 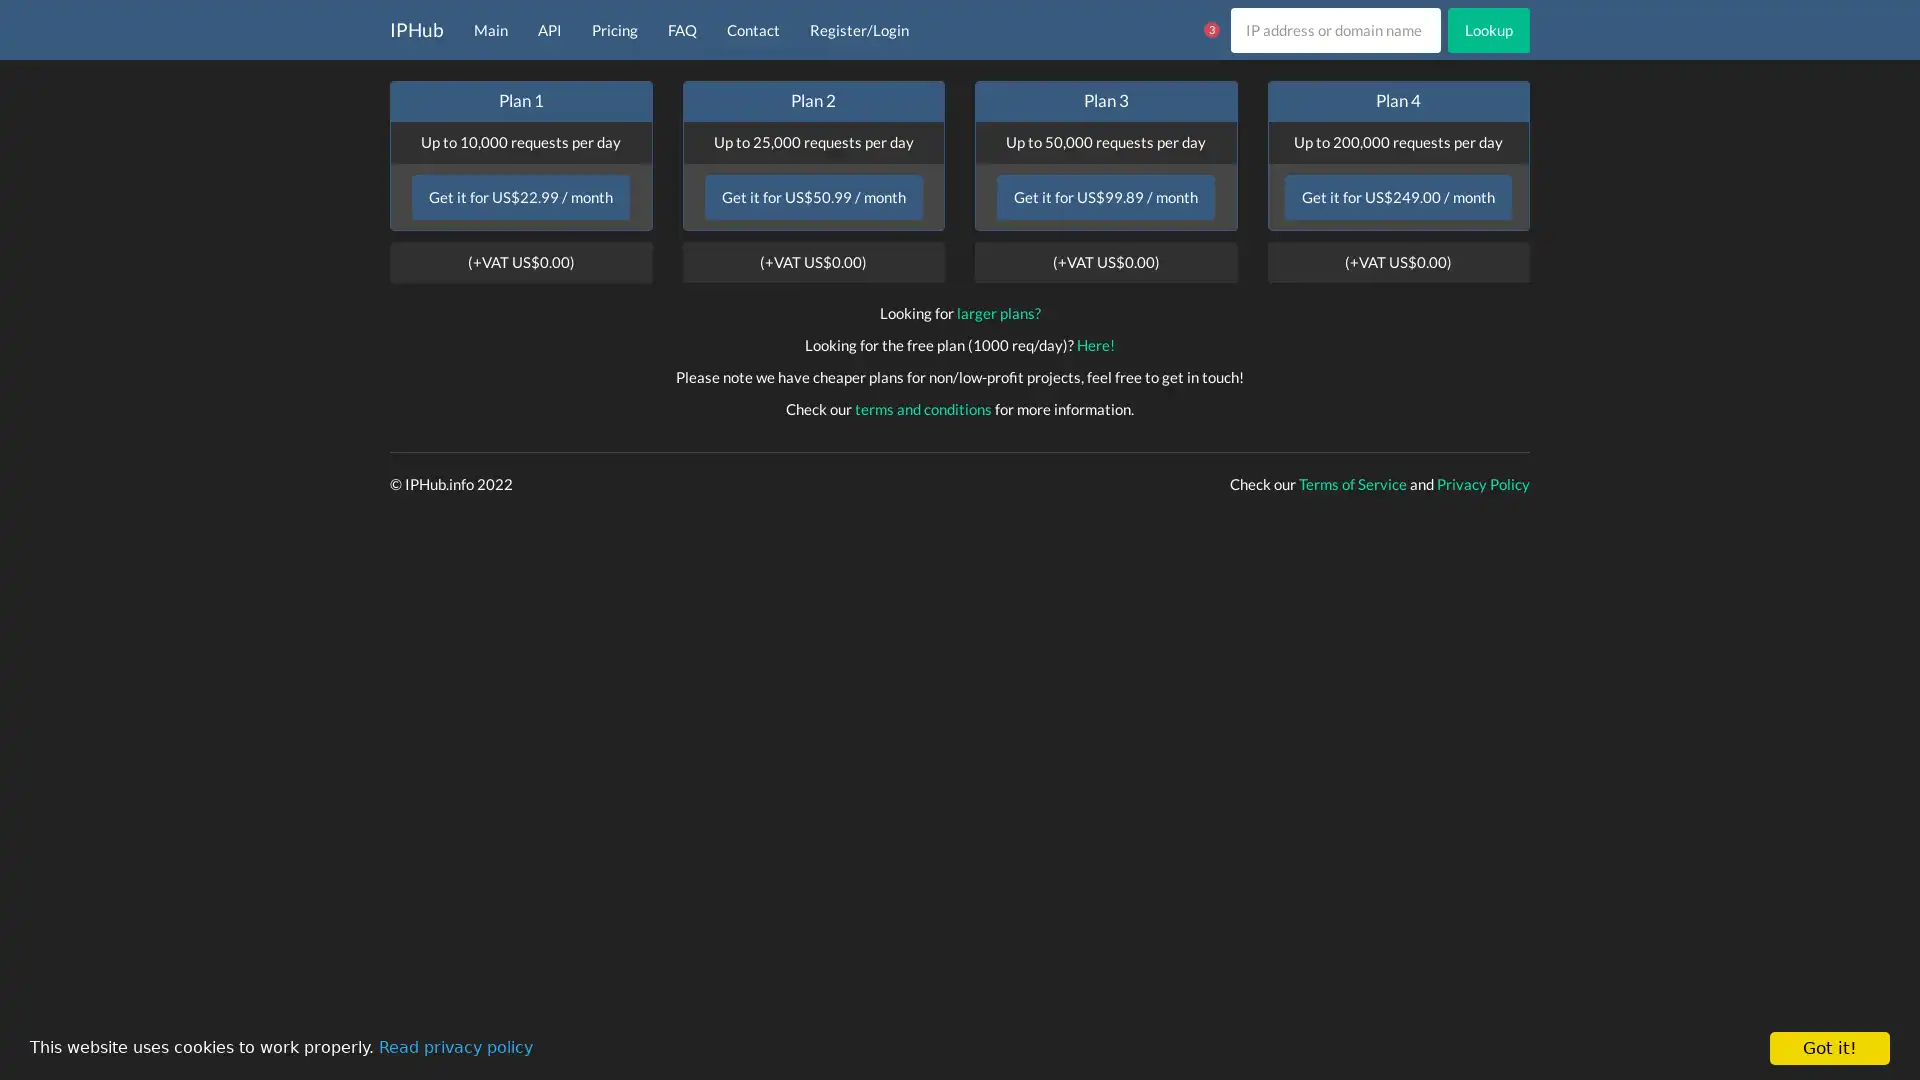 I want to click on Lookup, so click(x=1488, y=29).